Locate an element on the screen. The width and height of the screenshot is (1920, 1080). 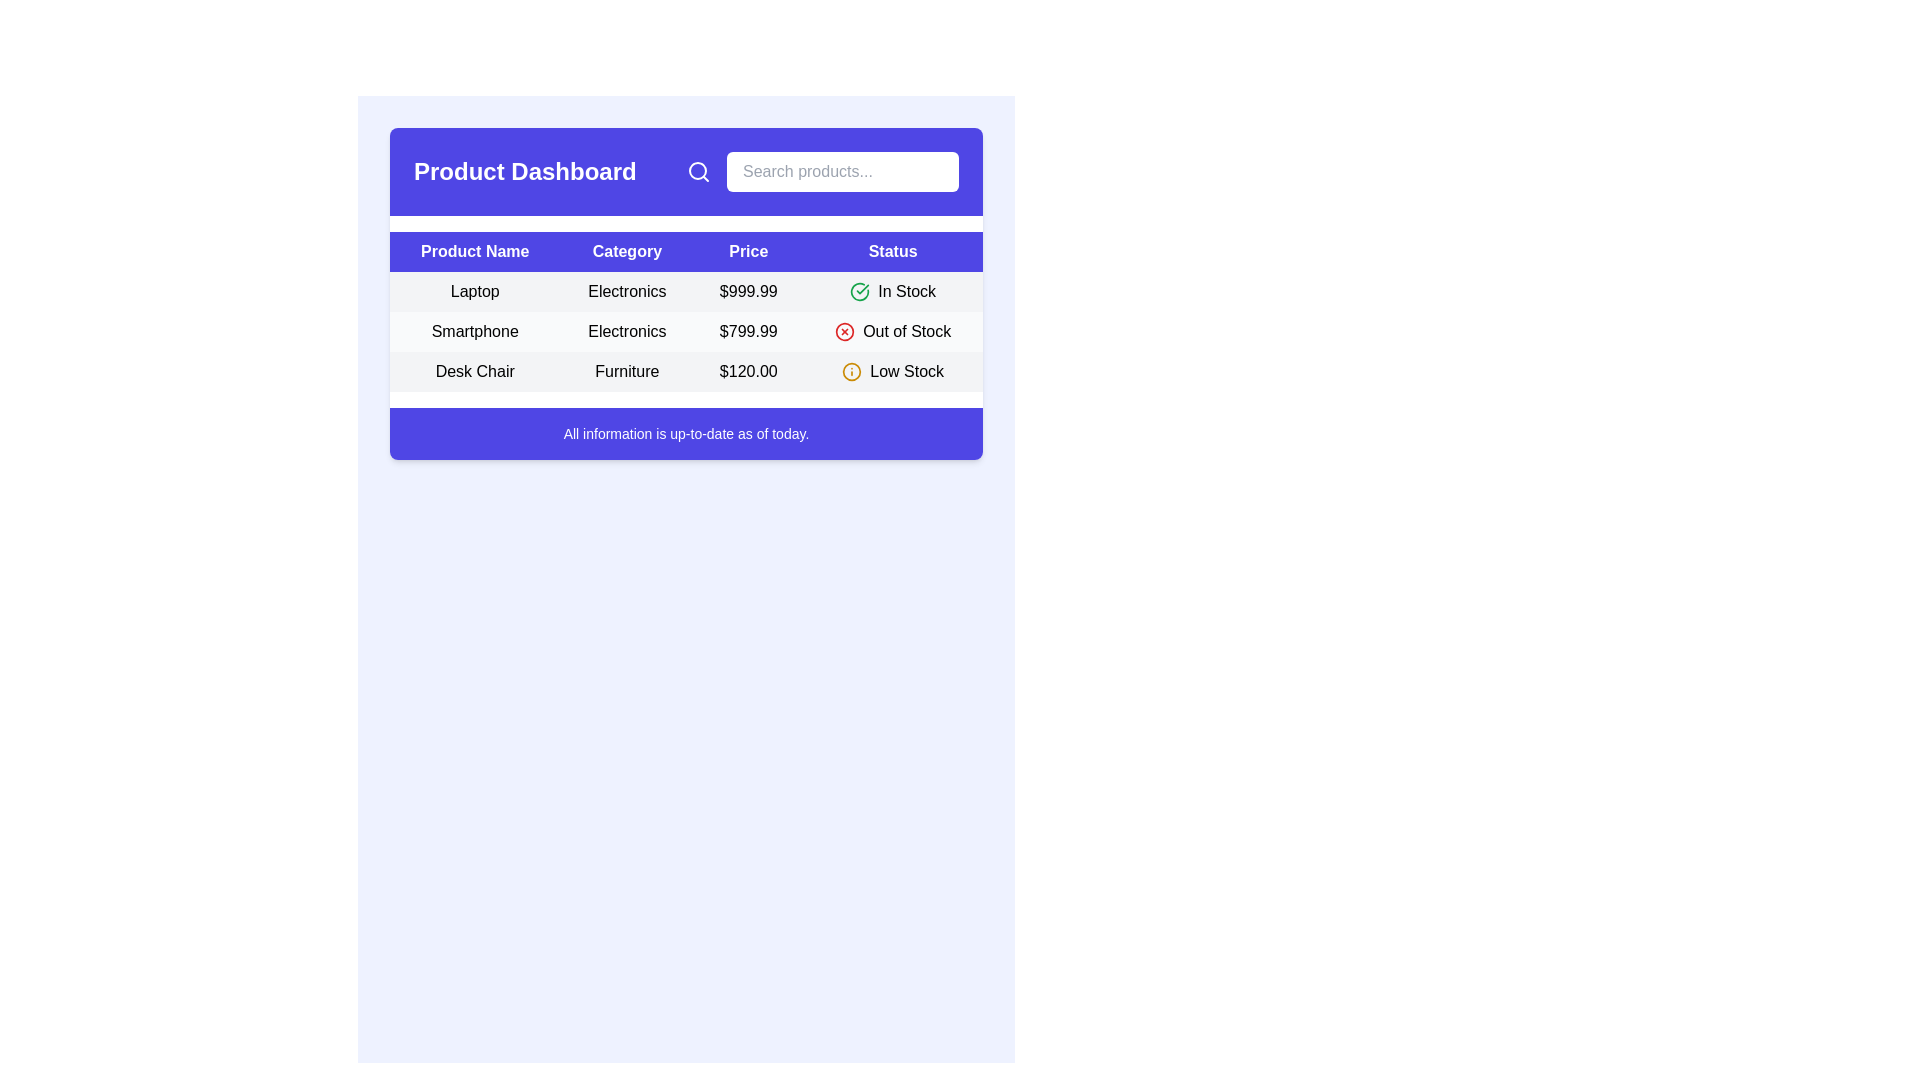
the 'In Stock' text with the green checkmark icon located in the 'Status' column of the first row in the product information table is located at coordinates (892, 292).